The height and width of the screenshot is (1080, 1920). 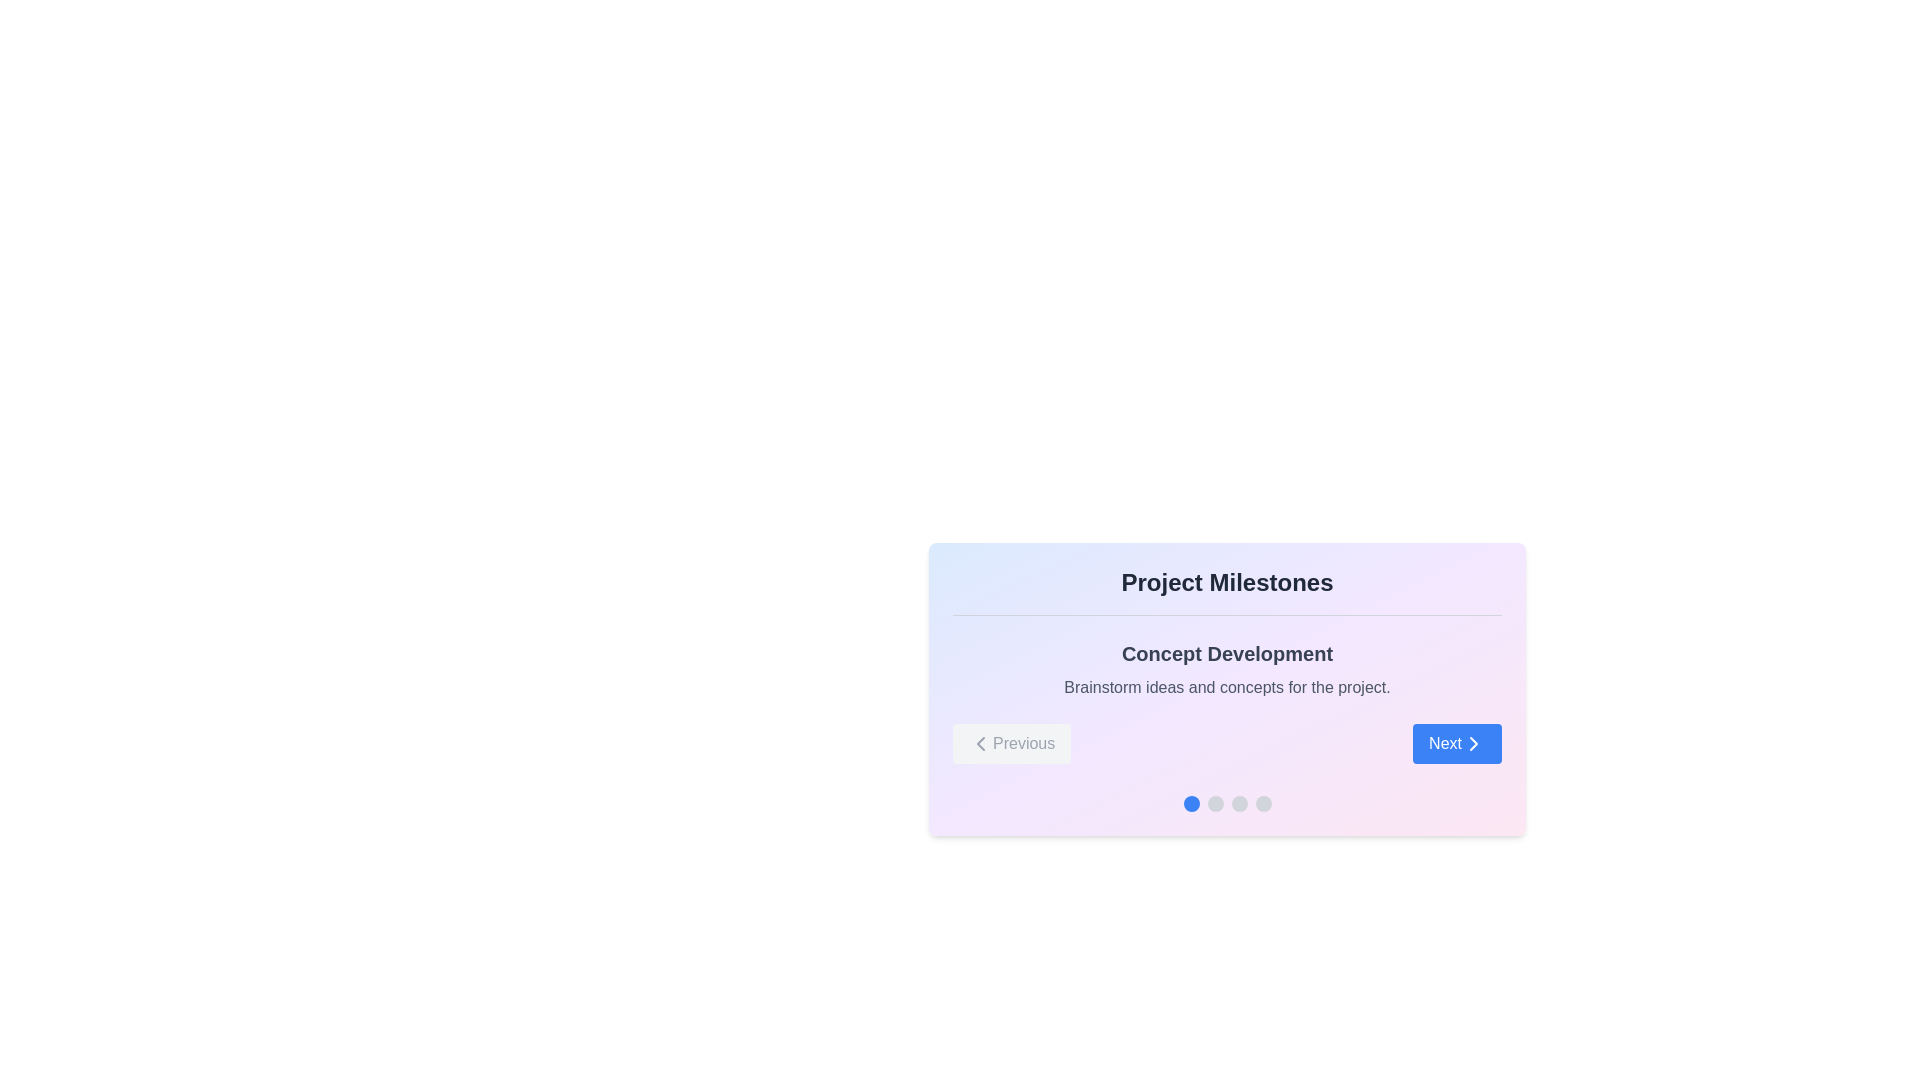 I want to click on the chevron icon within the 'Previous' button located in the bottom-left corner of the dialog box, so click(x=980, y=744).